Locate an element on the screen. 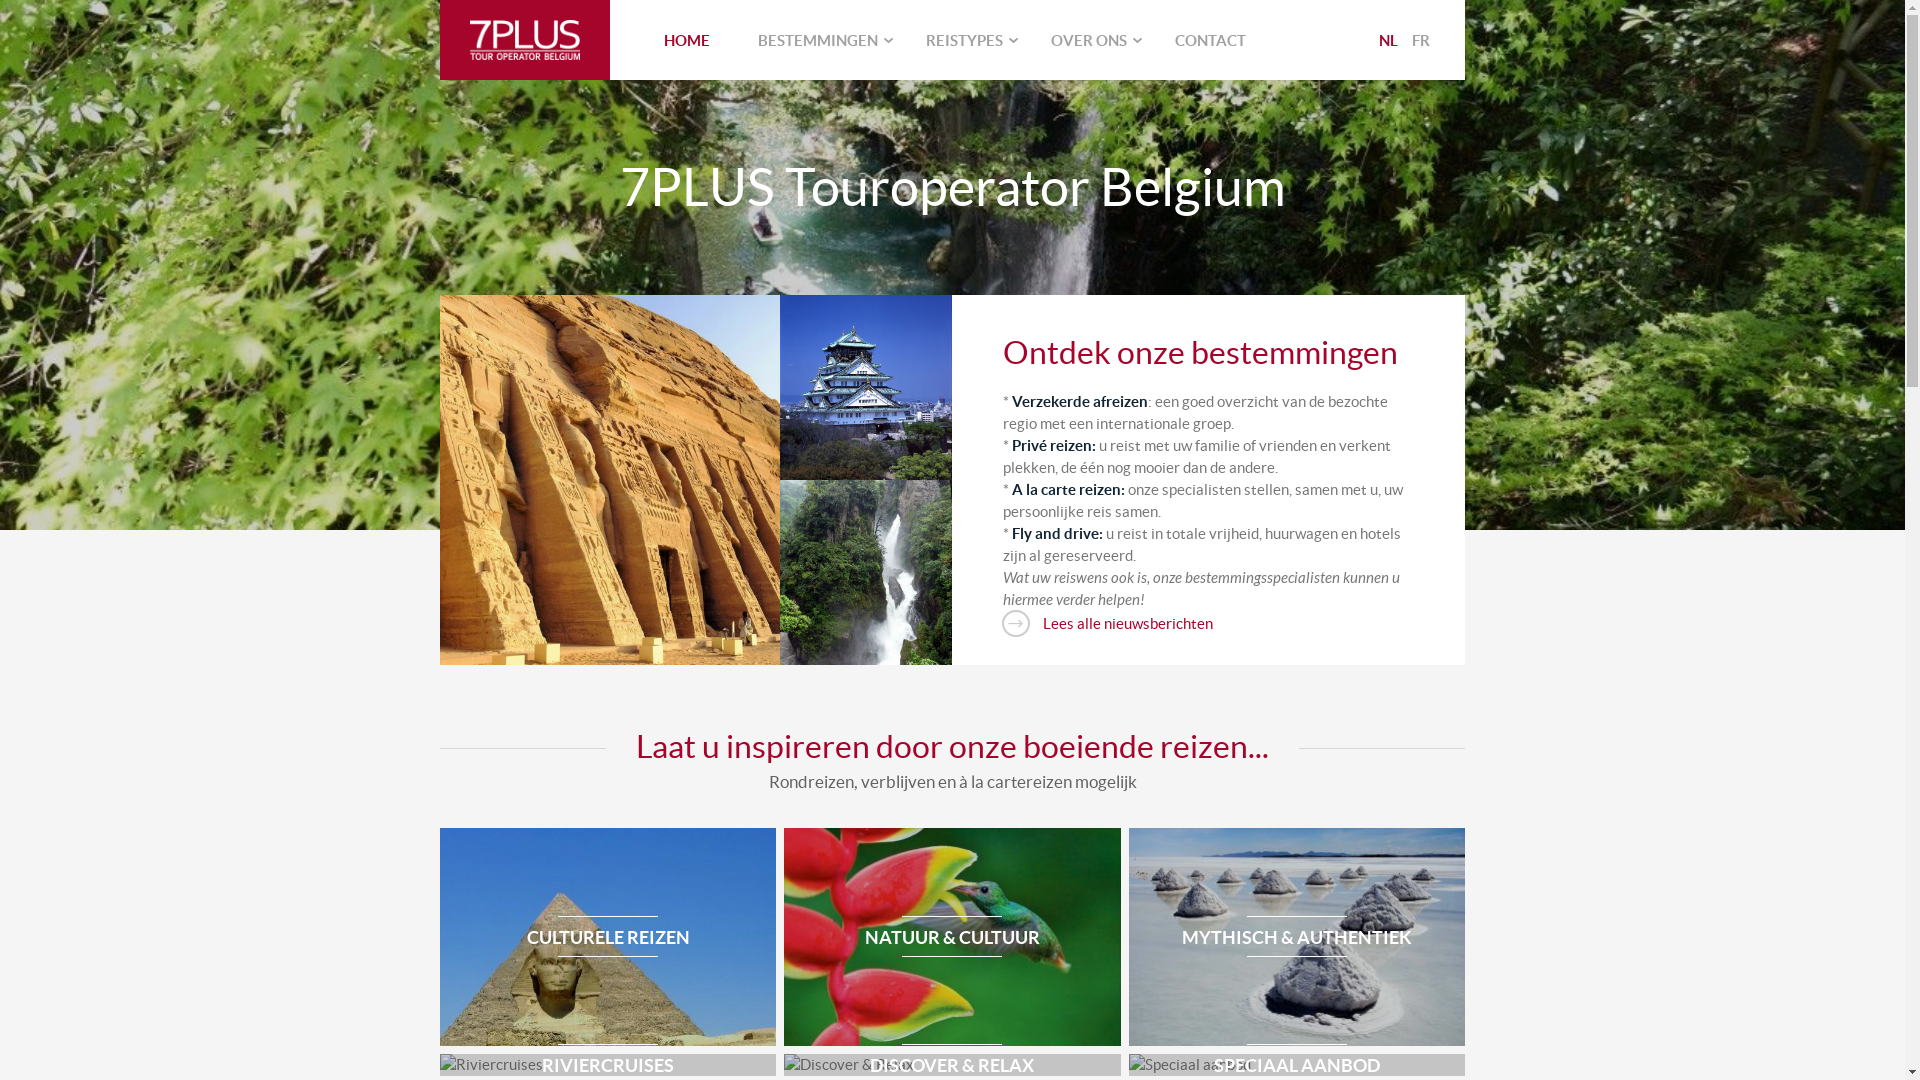  'Discover & Relax' is located at coordinates (950, 1063).